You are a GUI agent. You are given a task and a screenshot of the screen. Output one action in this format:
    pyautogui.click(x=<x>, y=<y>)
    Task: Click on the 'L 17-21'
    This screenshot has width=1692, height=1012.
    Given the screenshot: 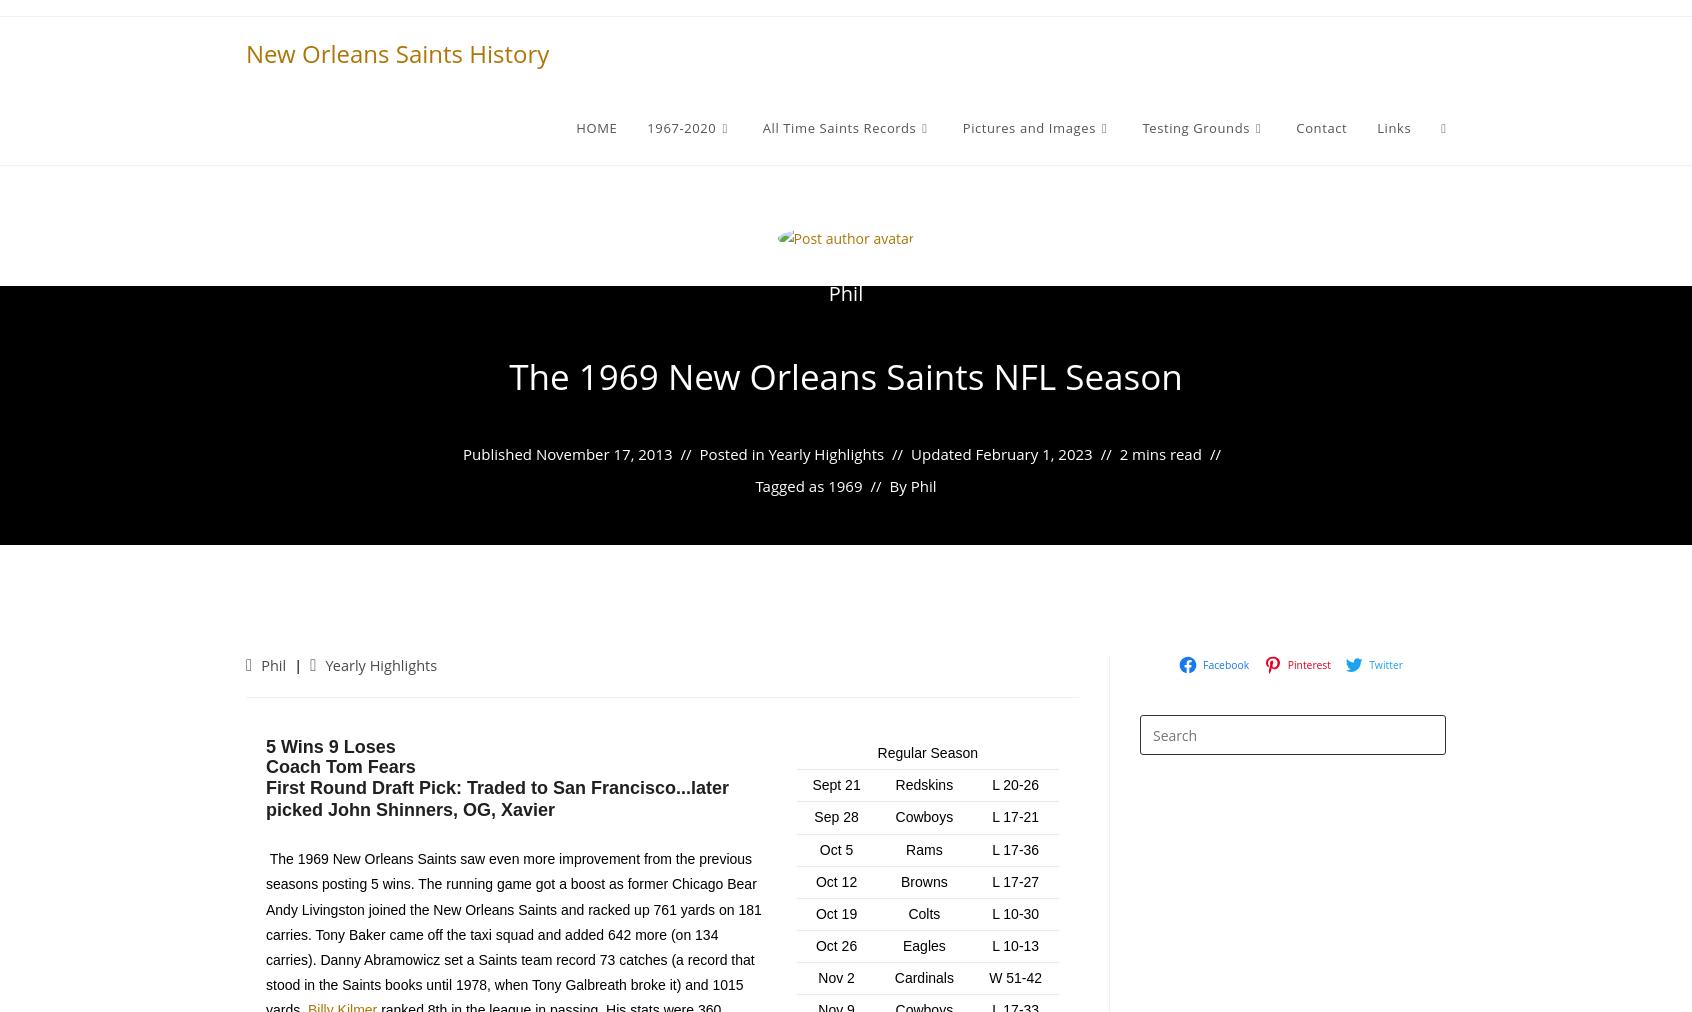 What is the action you would take?
    pyautogui.click(x=1014, y=815)
    